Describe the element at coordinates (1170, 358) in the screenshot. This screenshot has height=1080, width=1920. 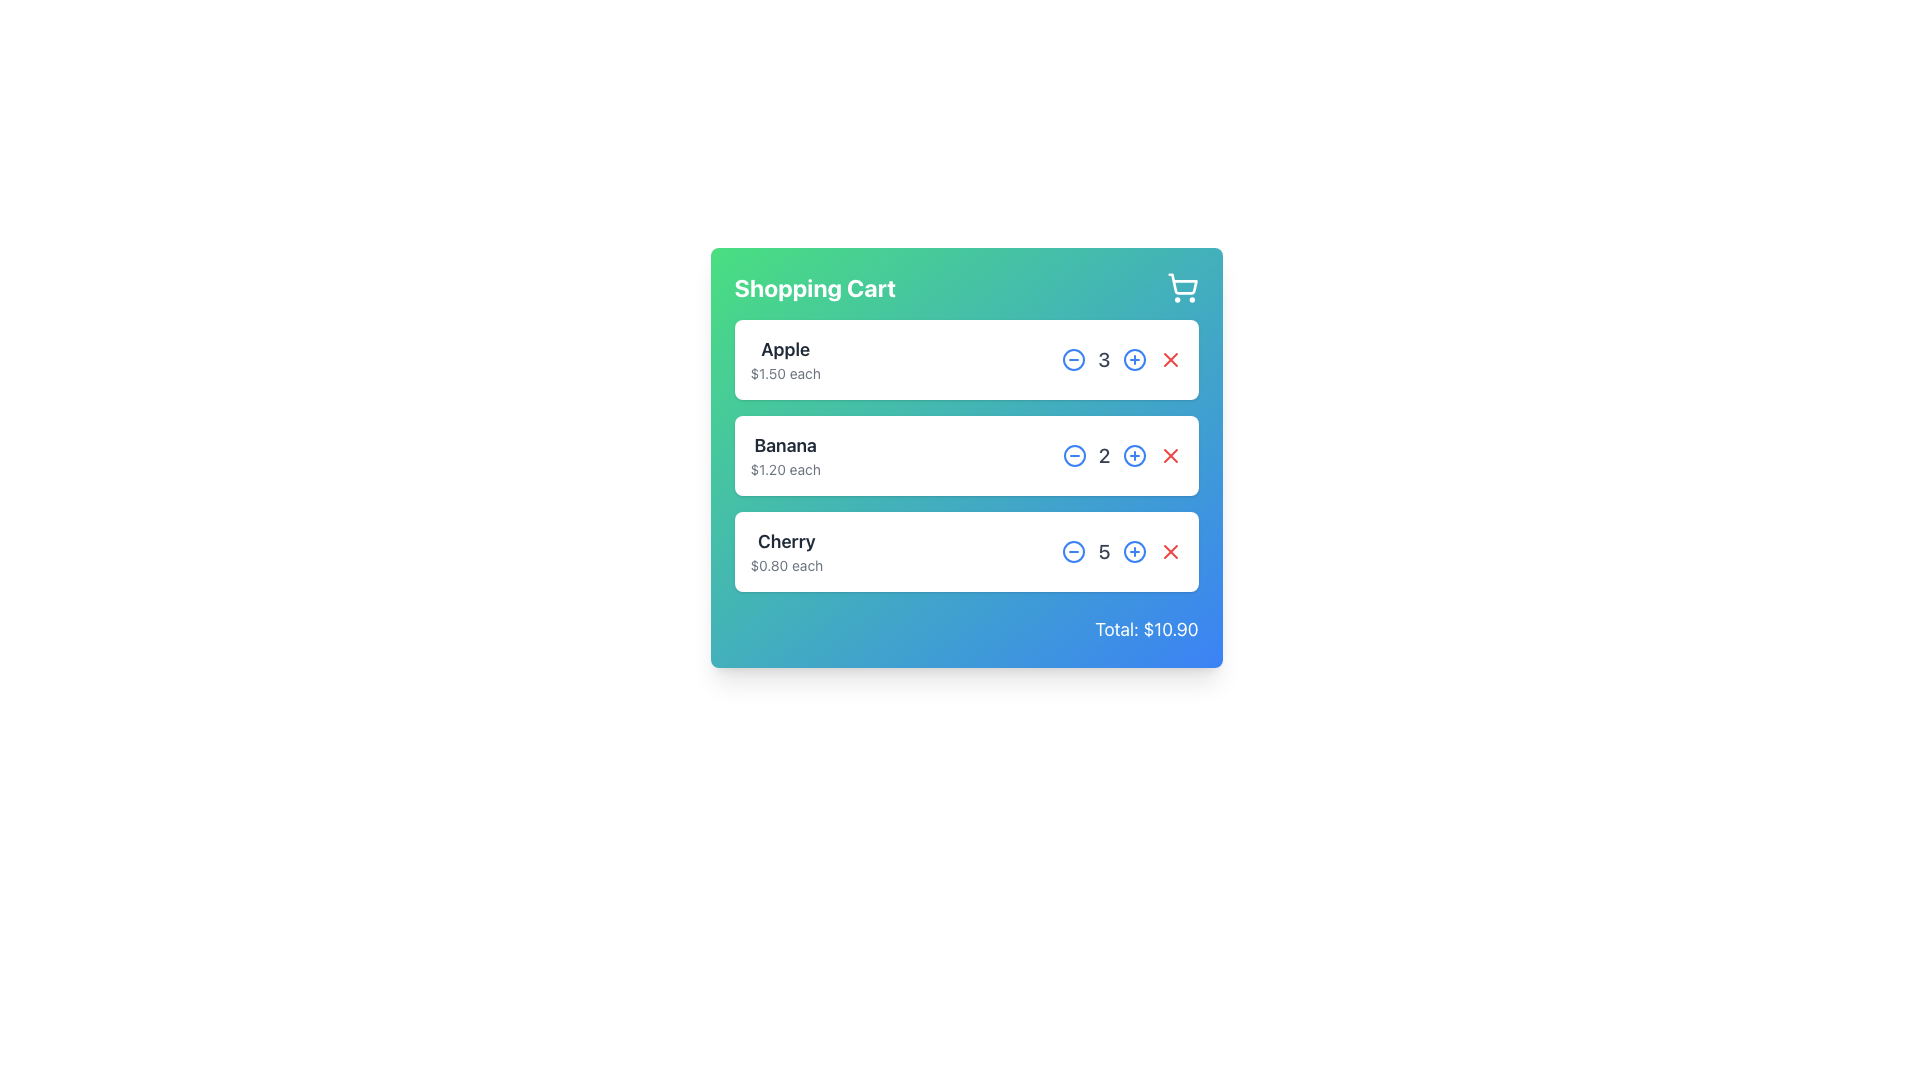
I see `the red 'X' icon button` at that location.